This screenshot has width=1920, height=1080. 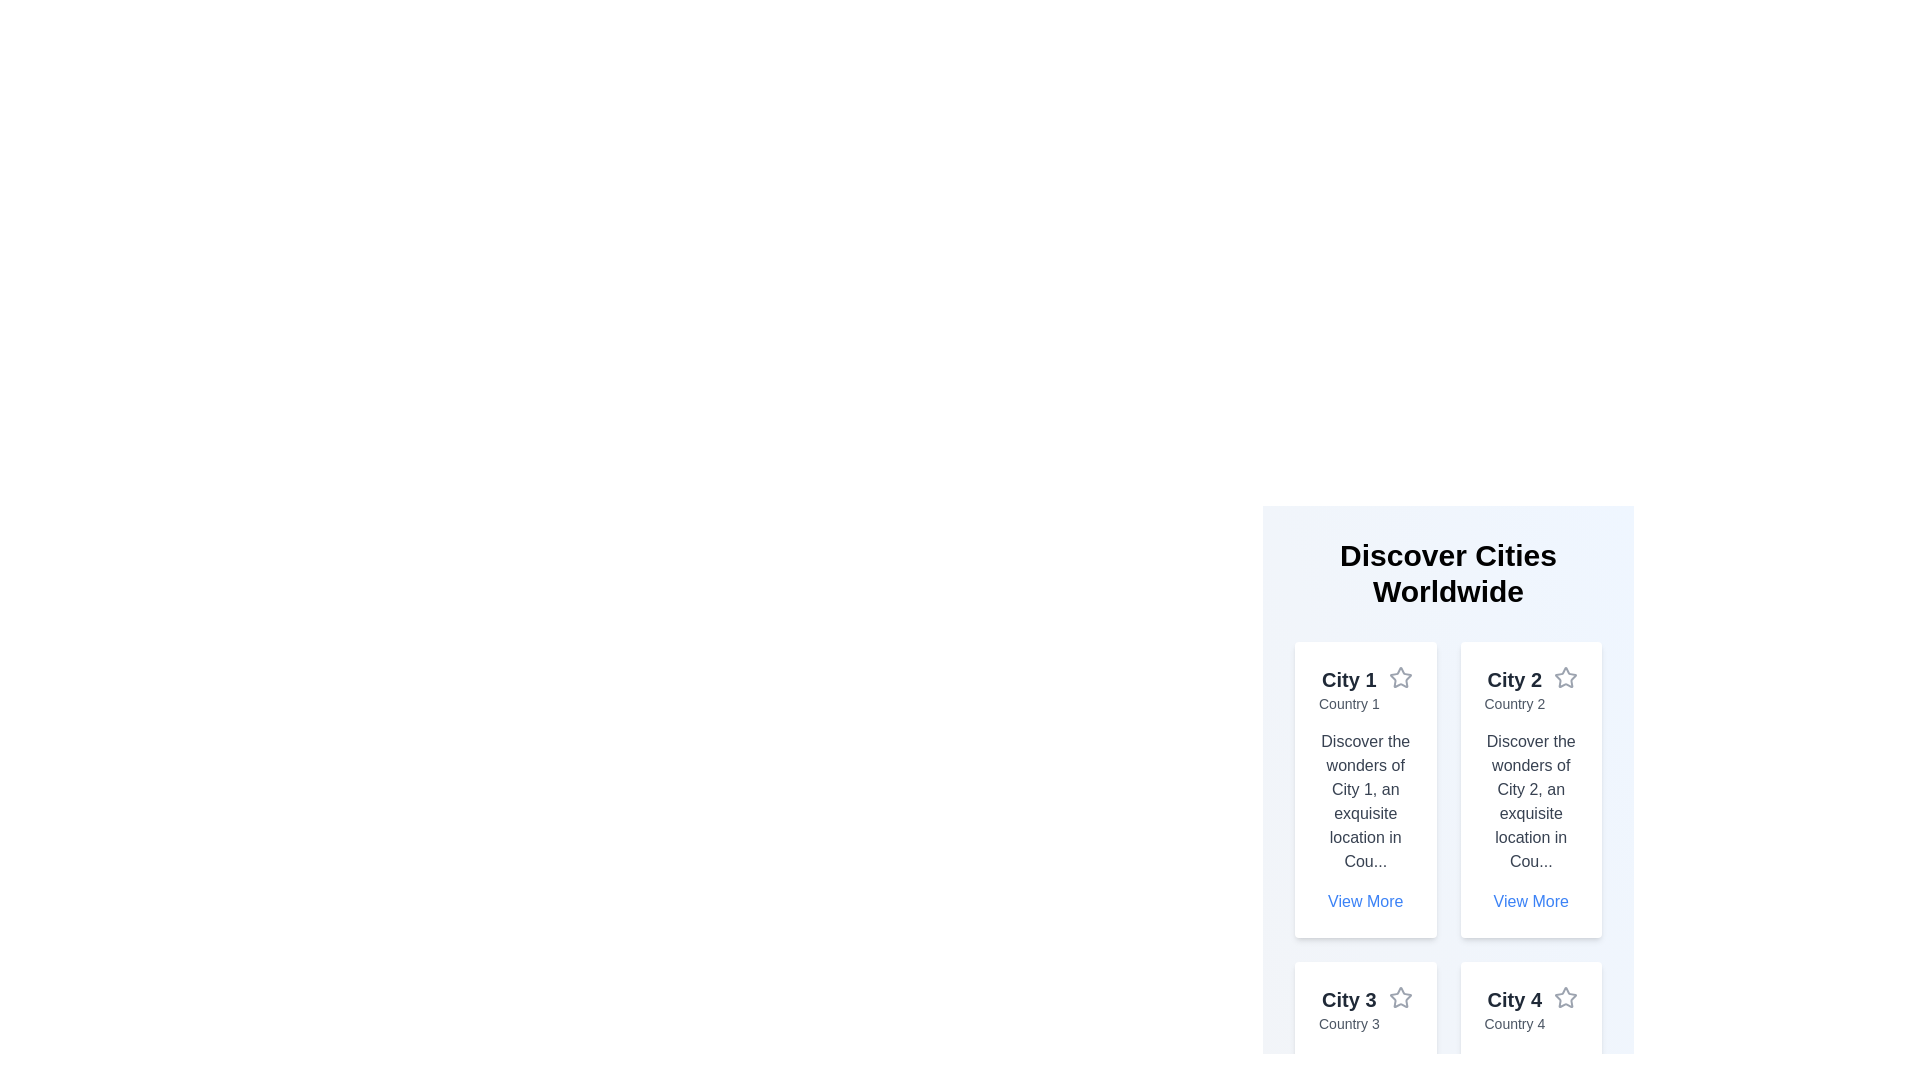 I want to click on the 'City 3' text element with the supporting star icon located in the third card of the 'Discover Cities Worldwide' section, so click(x=1364, y=1010).